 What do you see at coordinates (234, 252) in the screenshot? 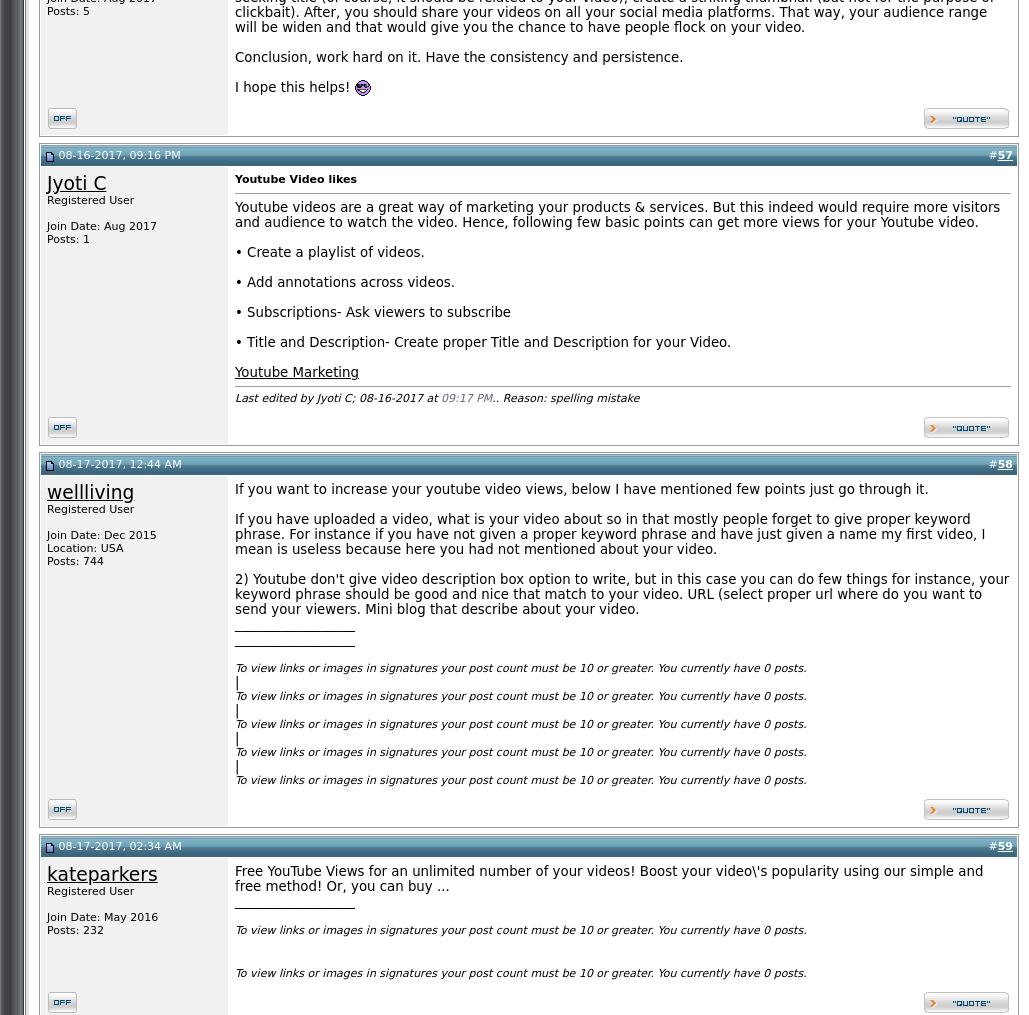
I see `'•	Create a playlist of videos.'` at bounding box center [234, 252].